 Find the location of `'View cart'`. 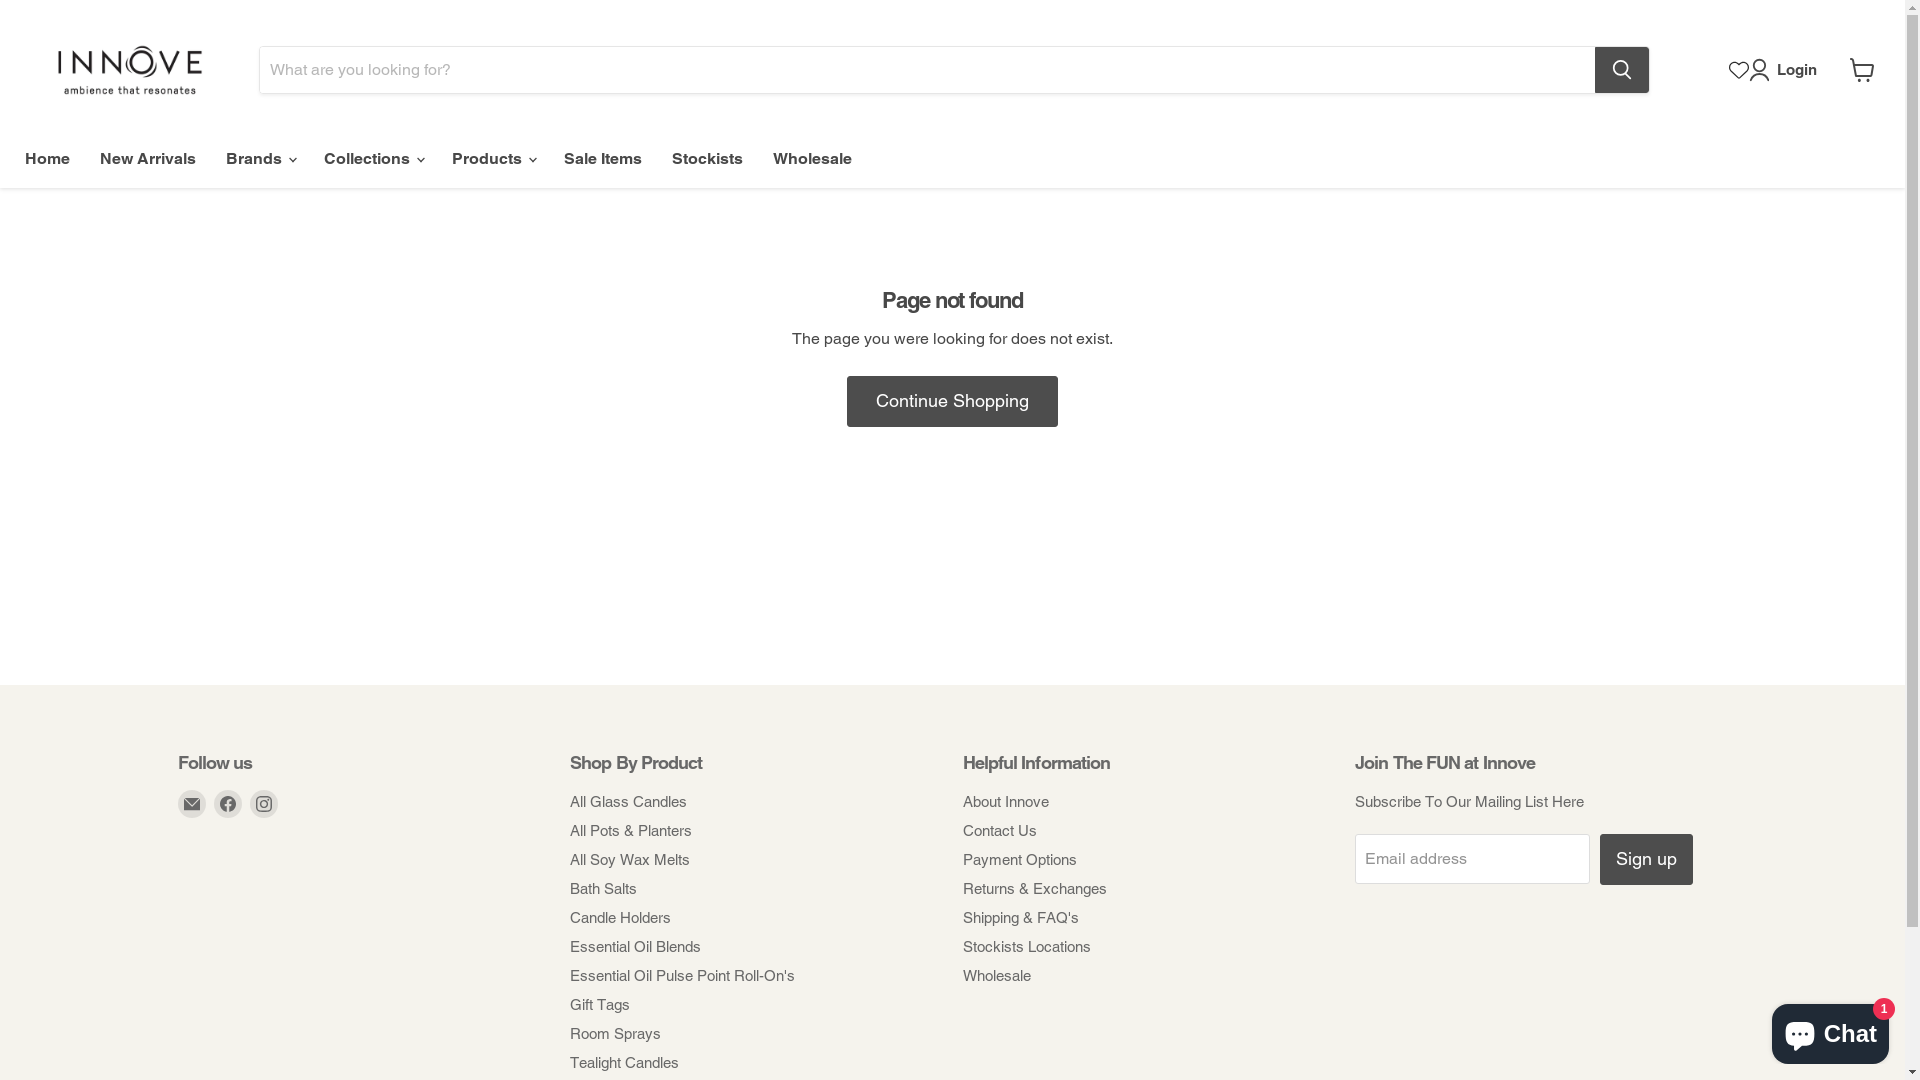

'View cart' is located at coordinates (1839, 68).